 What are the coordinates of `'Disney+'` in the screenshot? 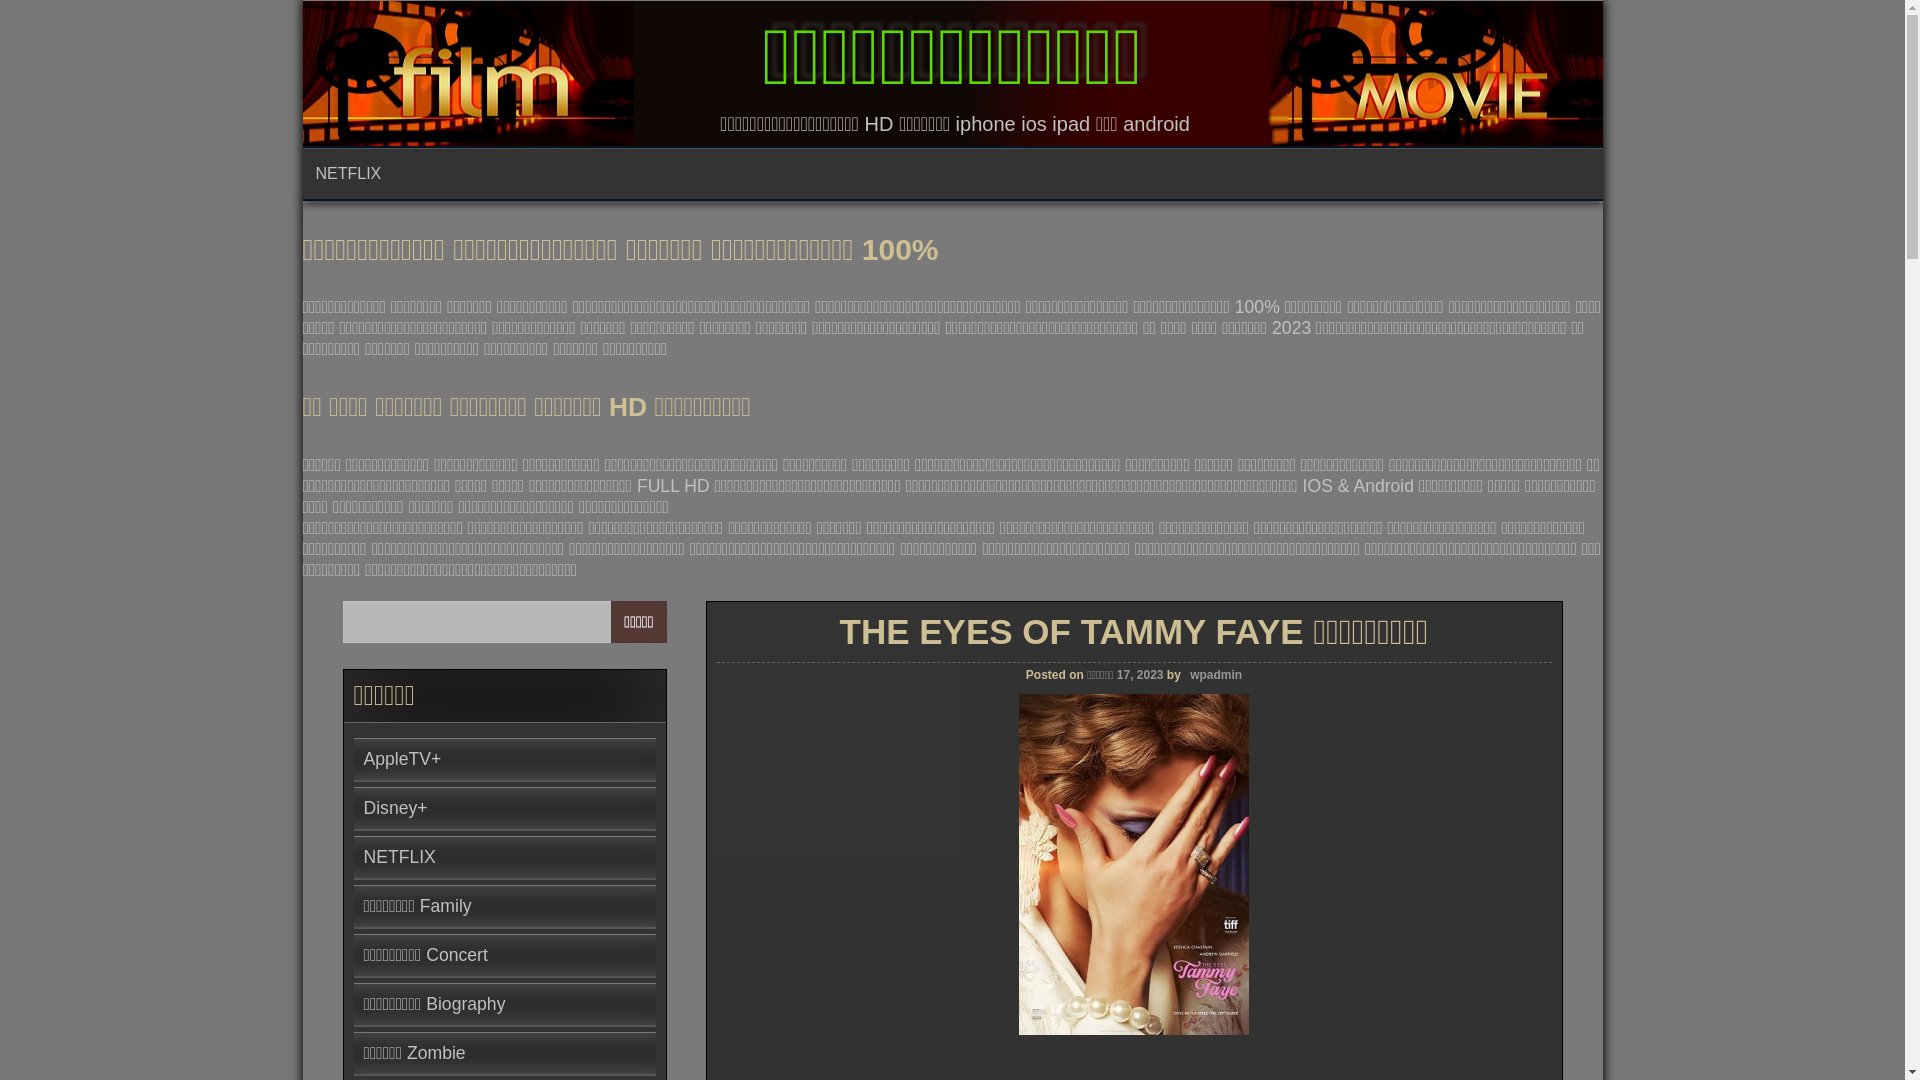 It's located at (395, 806).